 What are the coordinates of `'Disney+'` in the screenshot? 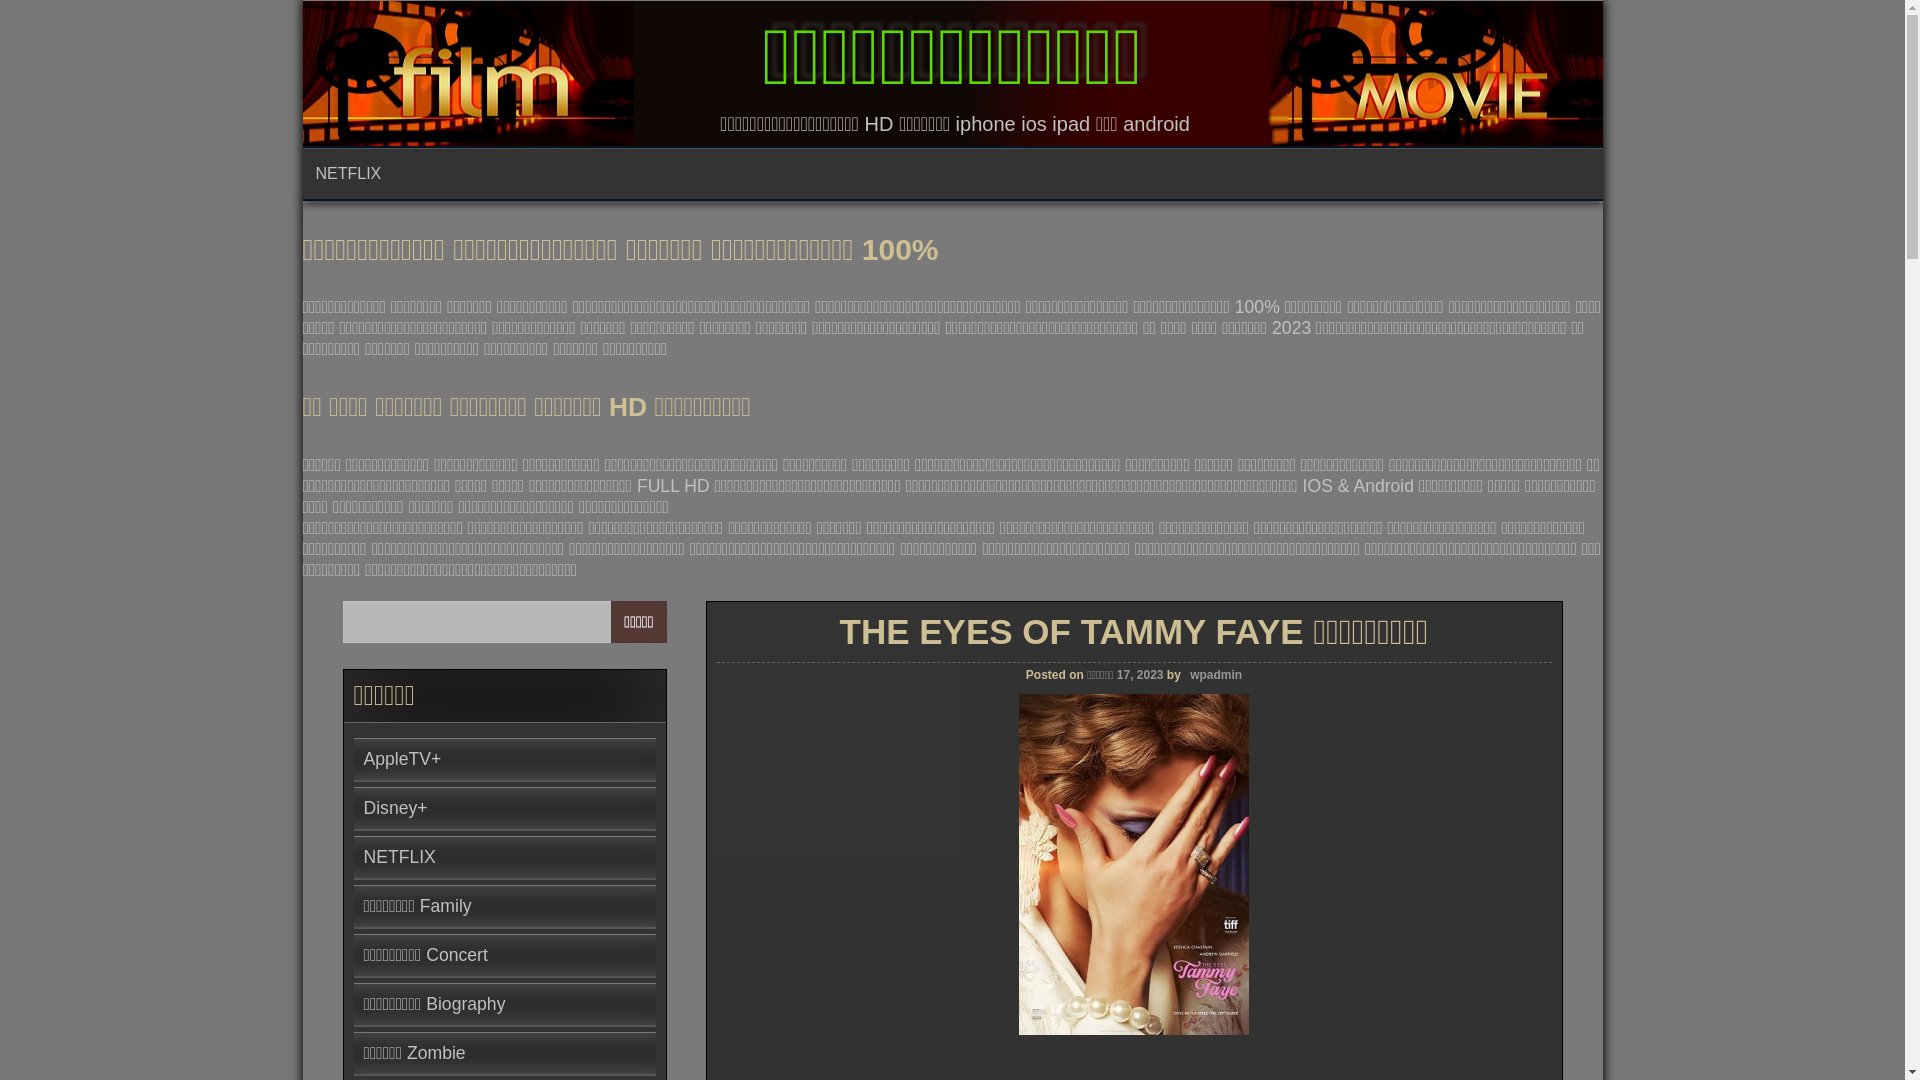 It's located at (395, 806).